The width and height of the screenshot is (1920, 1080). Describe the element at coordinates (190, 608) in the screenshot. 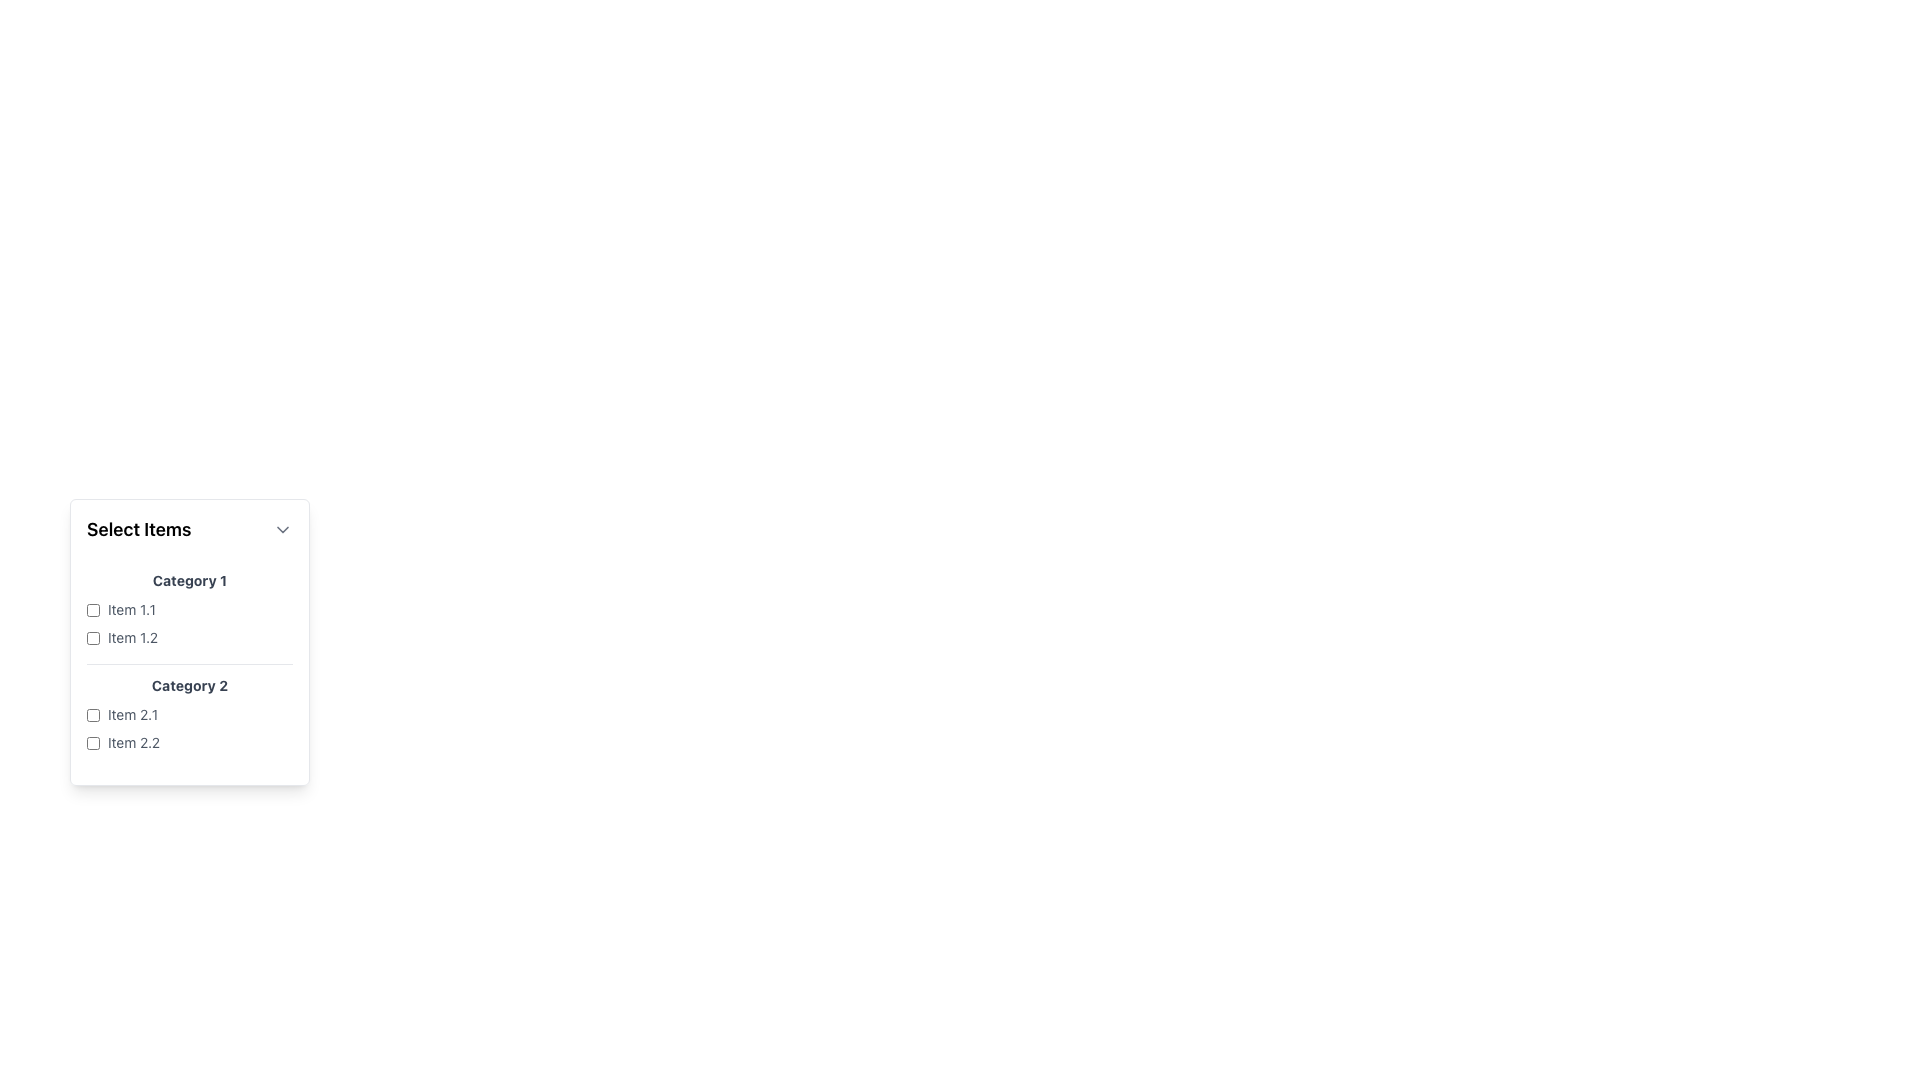

I see `the checkbox labeled 'Item 1.1'` at that location.